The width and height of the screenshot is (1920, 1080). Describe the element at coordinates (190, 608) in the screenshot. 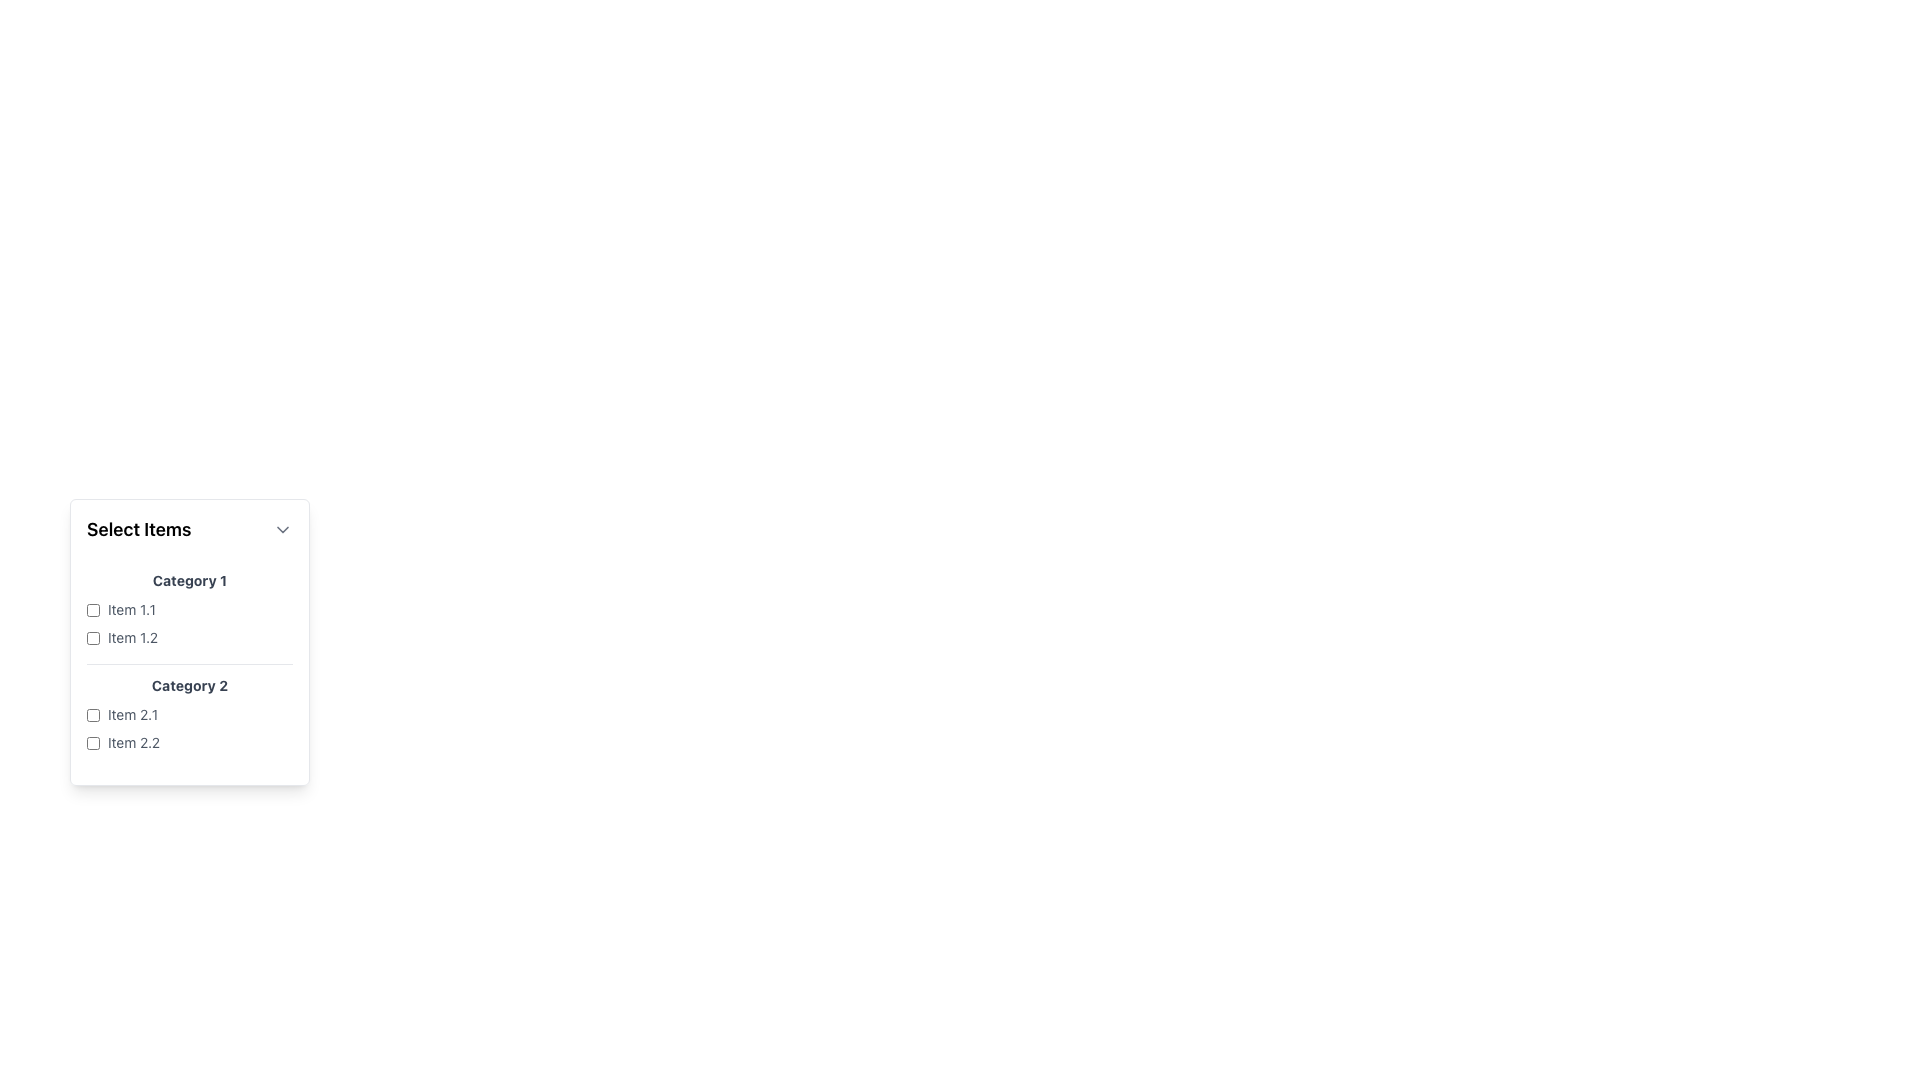

I see `the checkbox labeled 'Item 1.1'` at that location.